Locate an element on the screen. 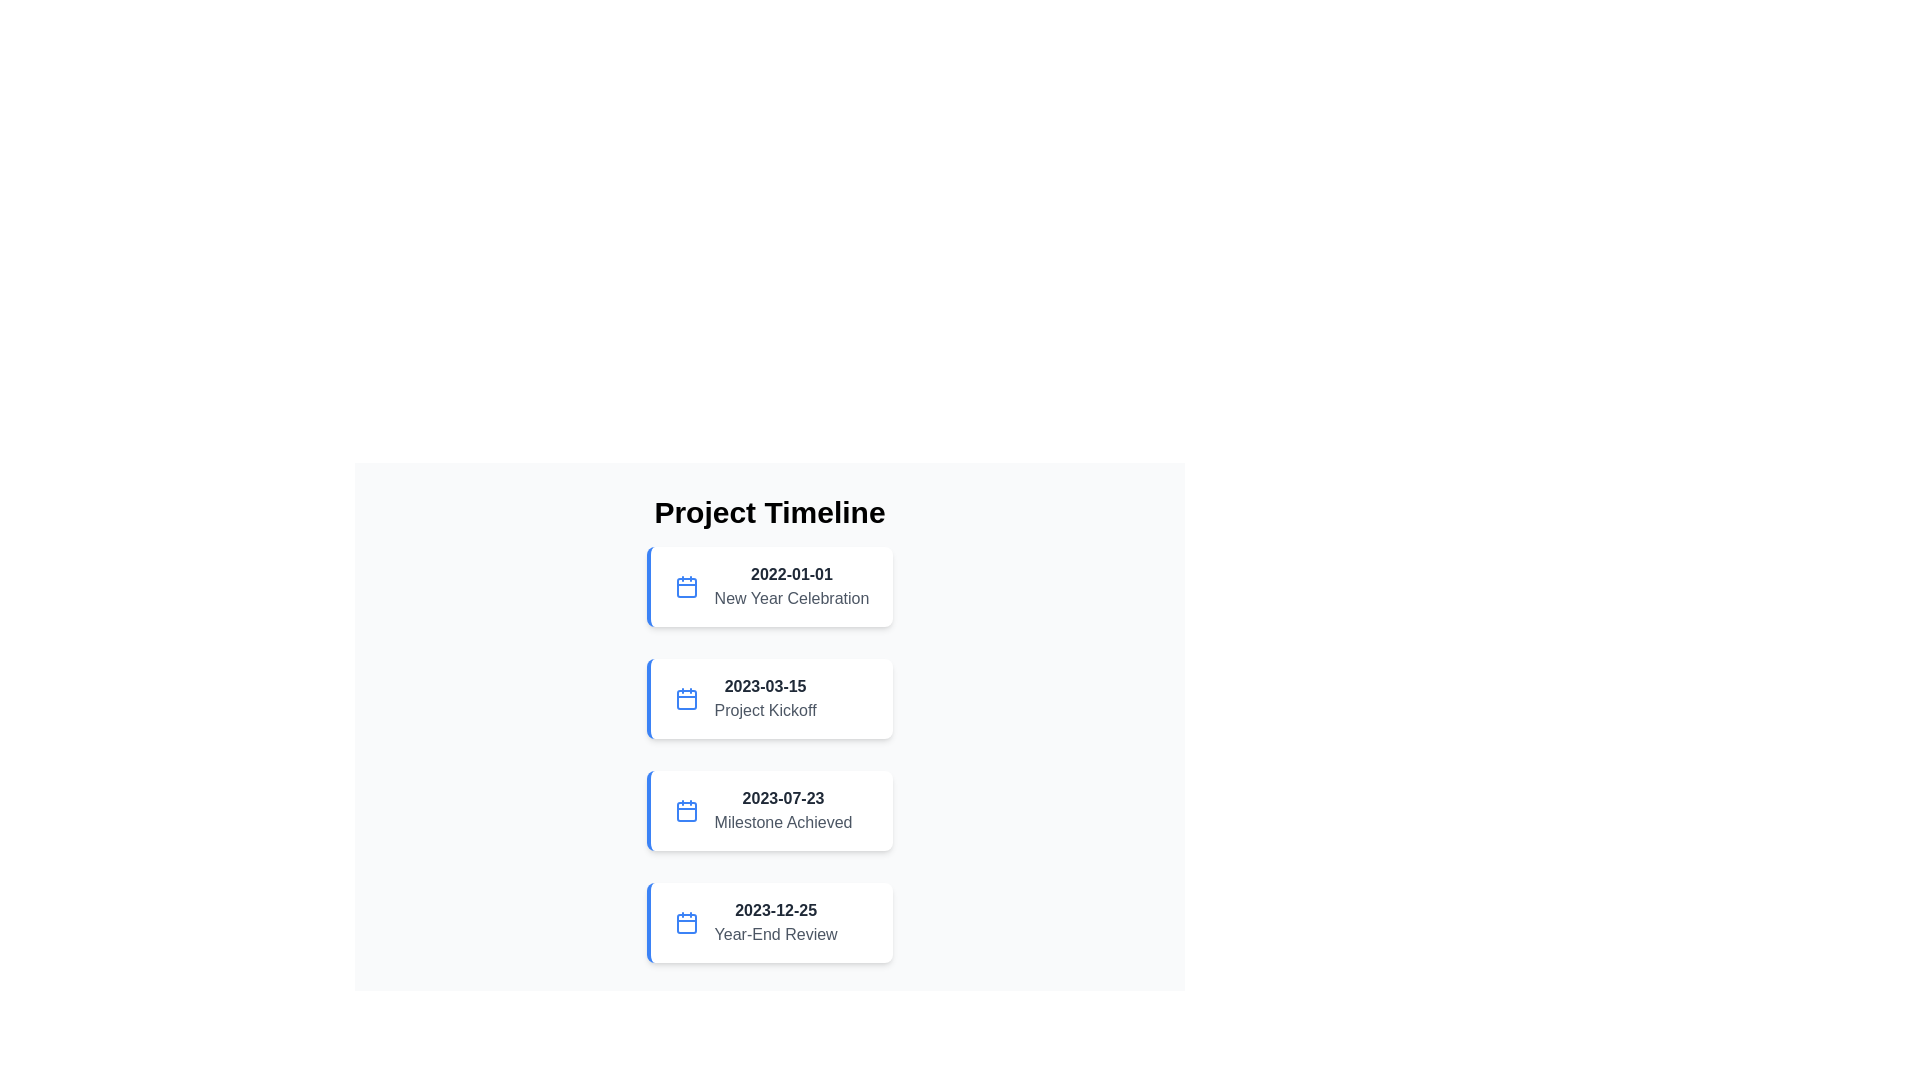  the first List Item (Event) in the vertical timeline layout, located below the 'Project Timeline' header is located at coordinates (771, 585).